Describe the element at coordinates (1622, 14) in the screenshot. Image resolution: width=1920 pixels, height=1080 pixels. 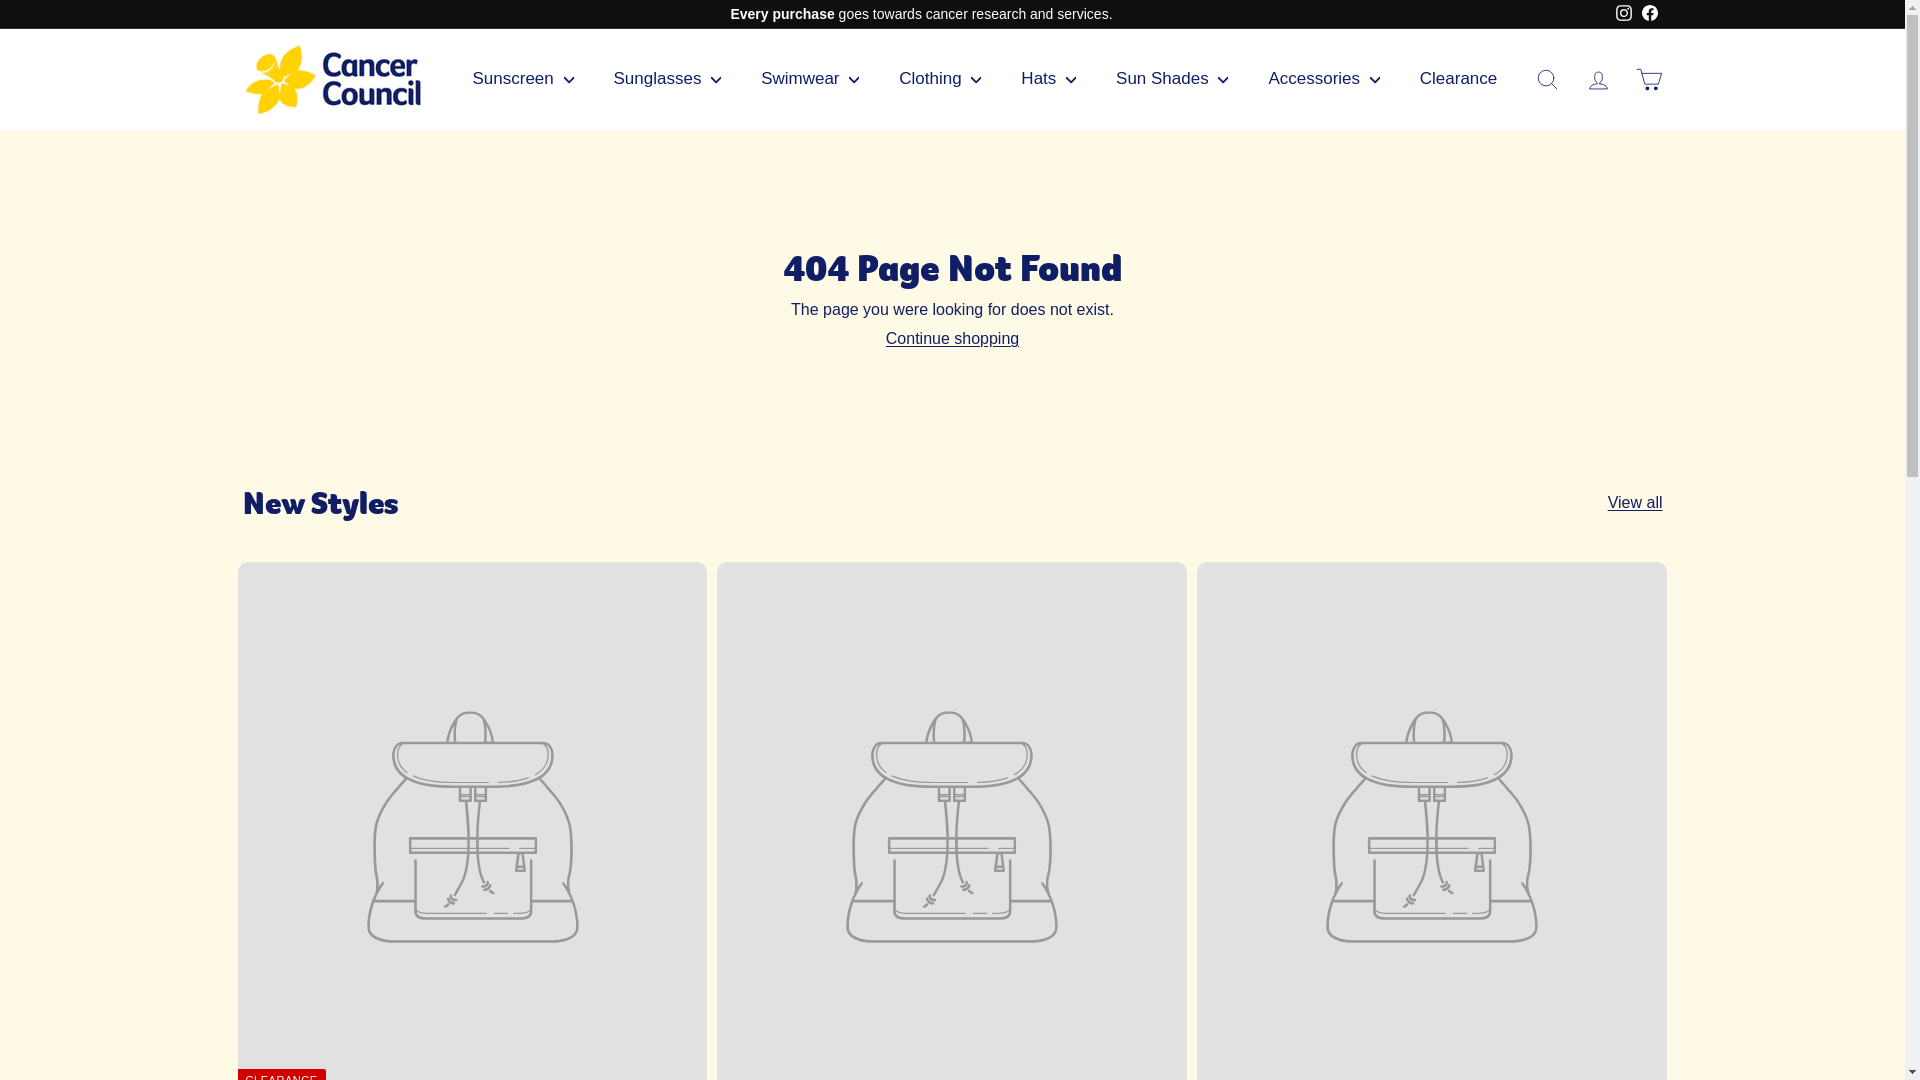
I see `'instagram` at that location.